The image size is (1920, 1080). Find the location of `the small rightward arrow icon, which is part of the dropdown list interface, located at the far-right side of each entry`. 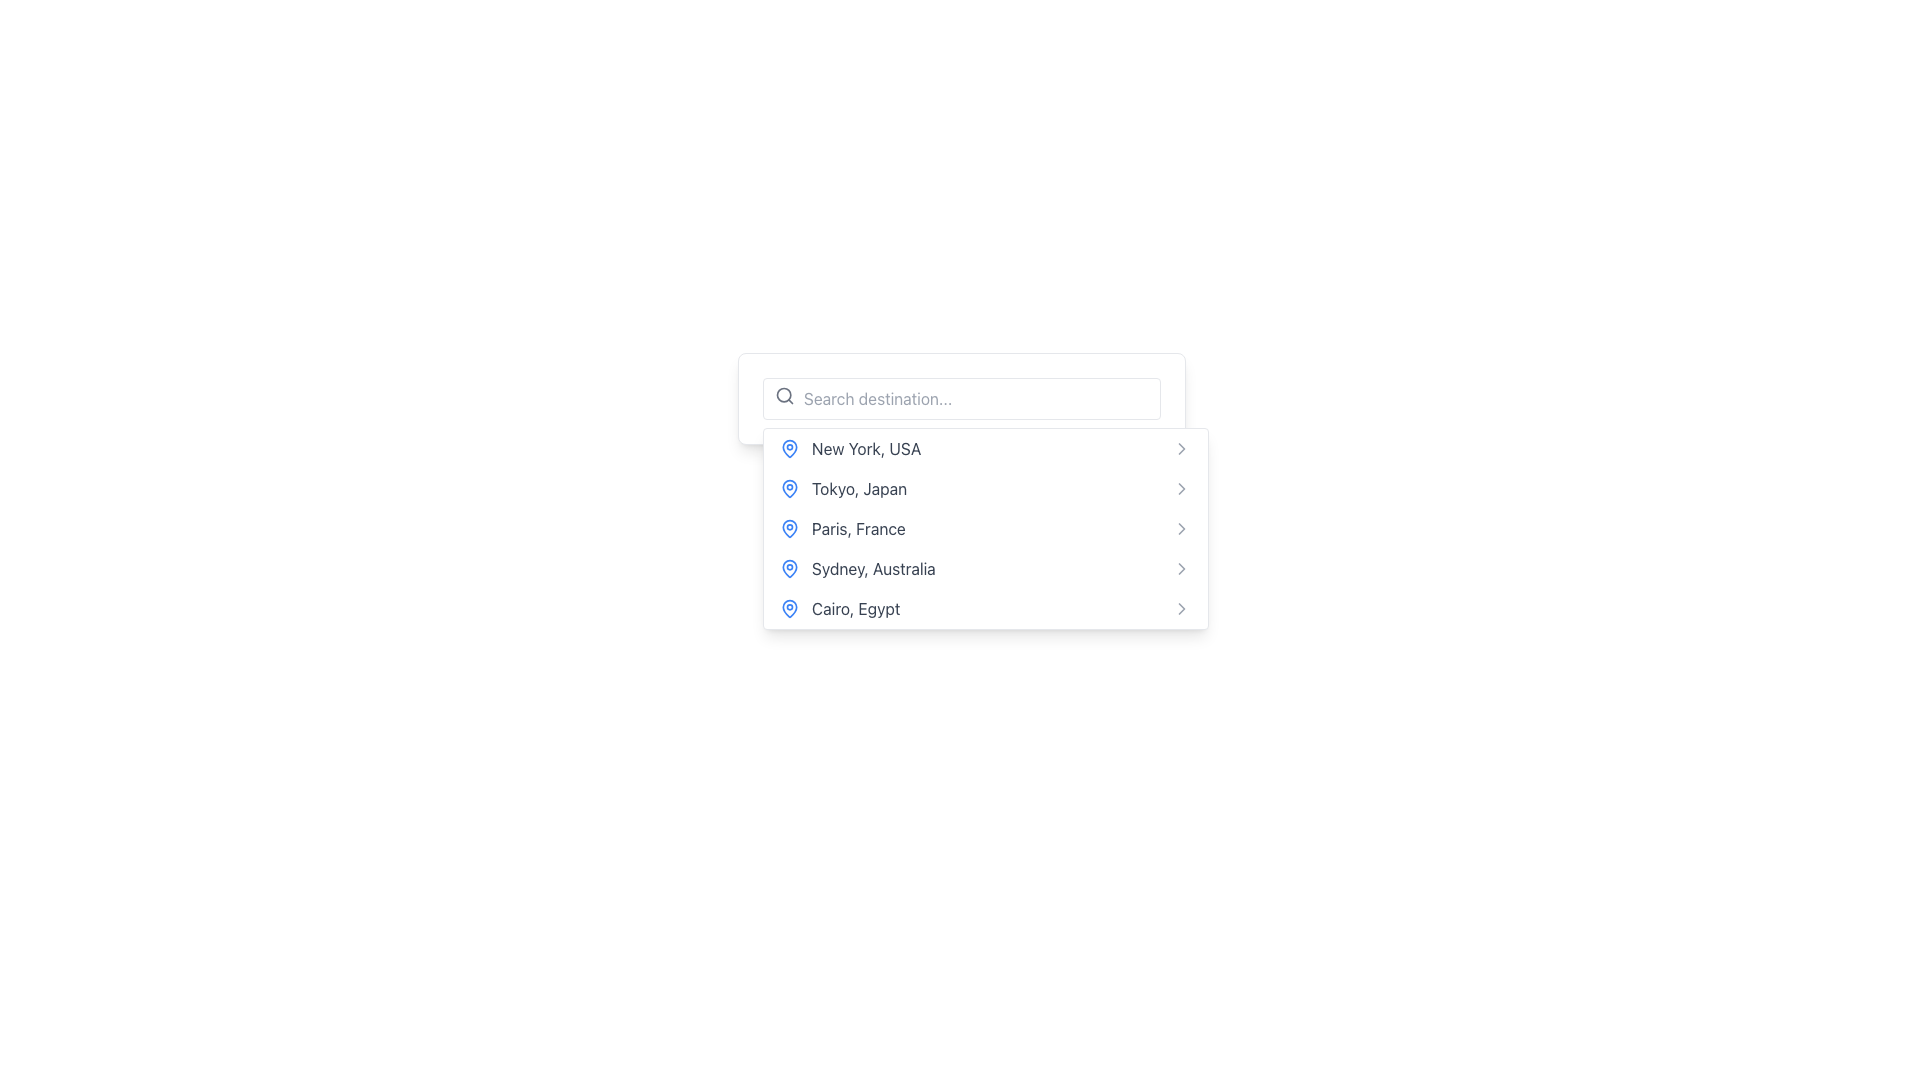

the small rightward arrow icon, which is part of the dropdown list interface, located at the far-right side of each entry is located at coordinates (1181, 447).